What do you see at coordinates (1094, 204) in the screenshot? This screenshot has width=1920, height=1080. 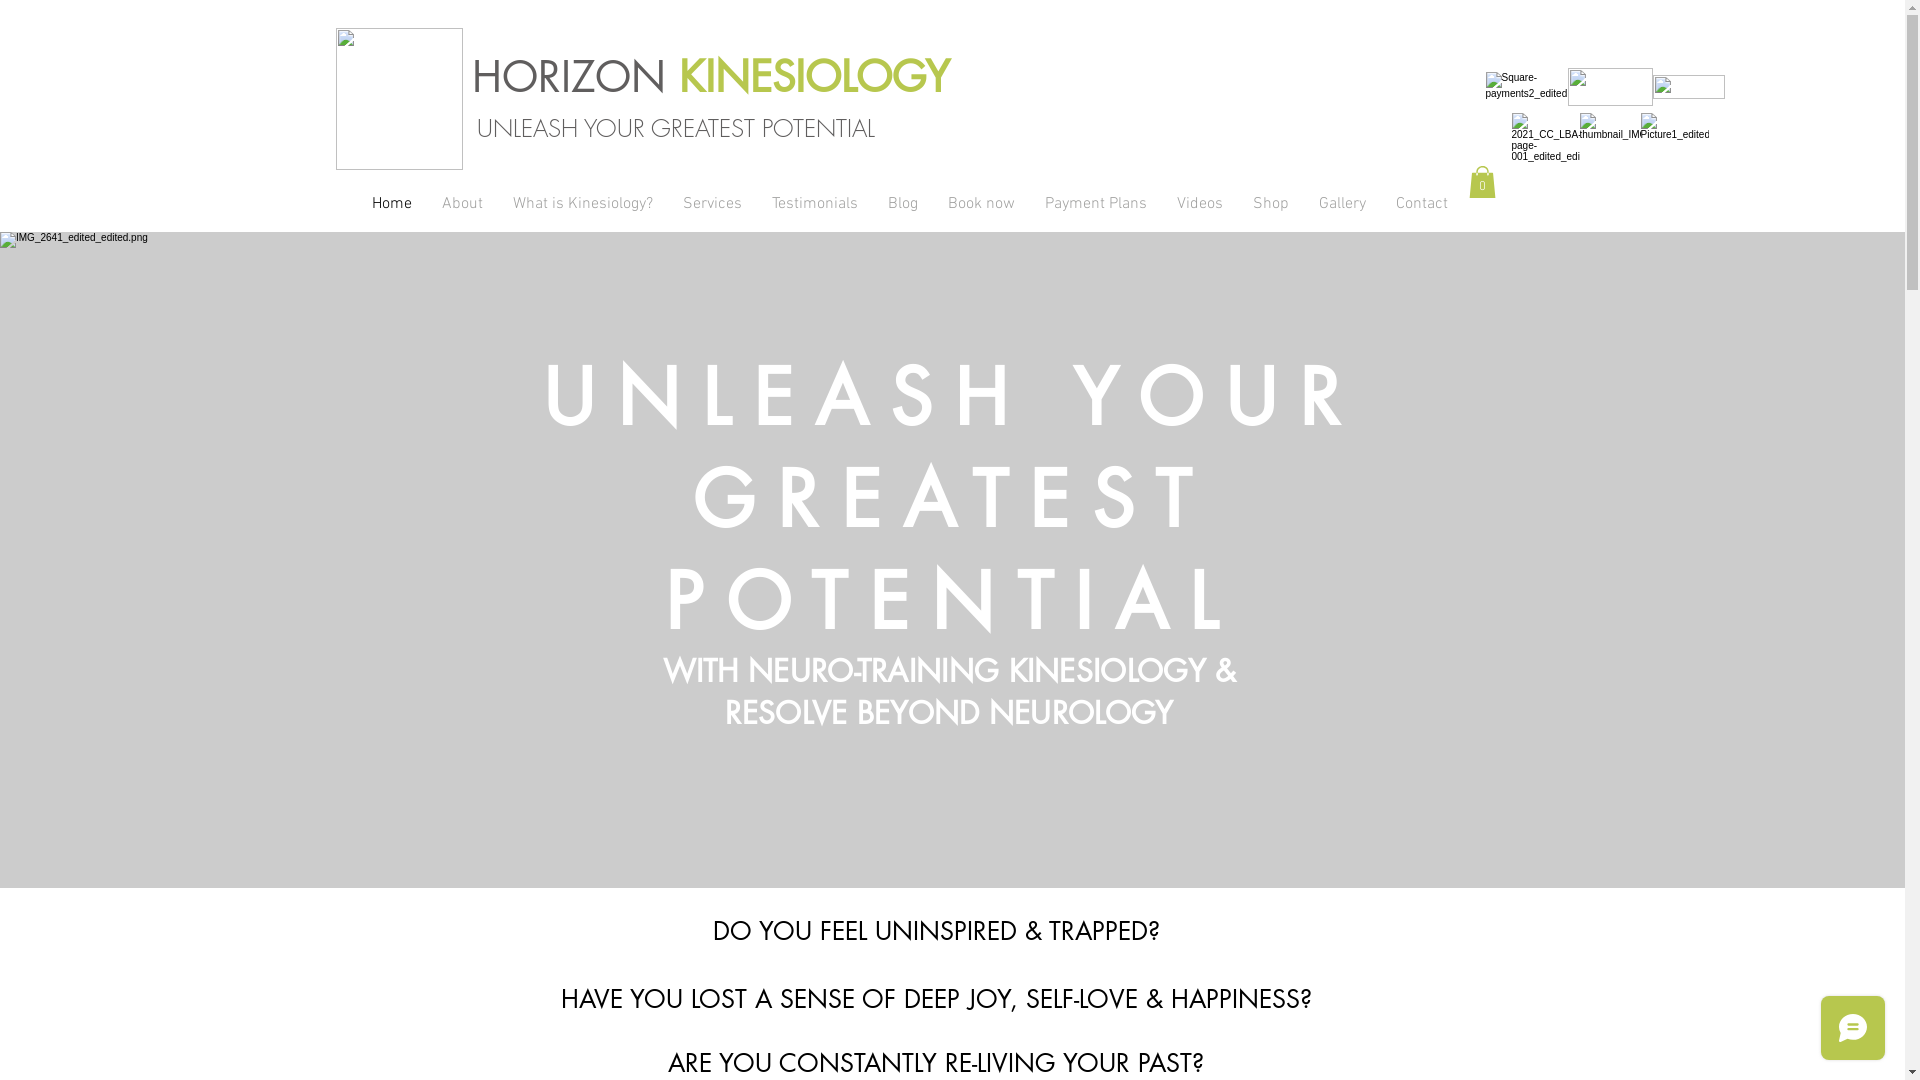 I see `'Payment Plans'` at bounding box center [1094, 204].